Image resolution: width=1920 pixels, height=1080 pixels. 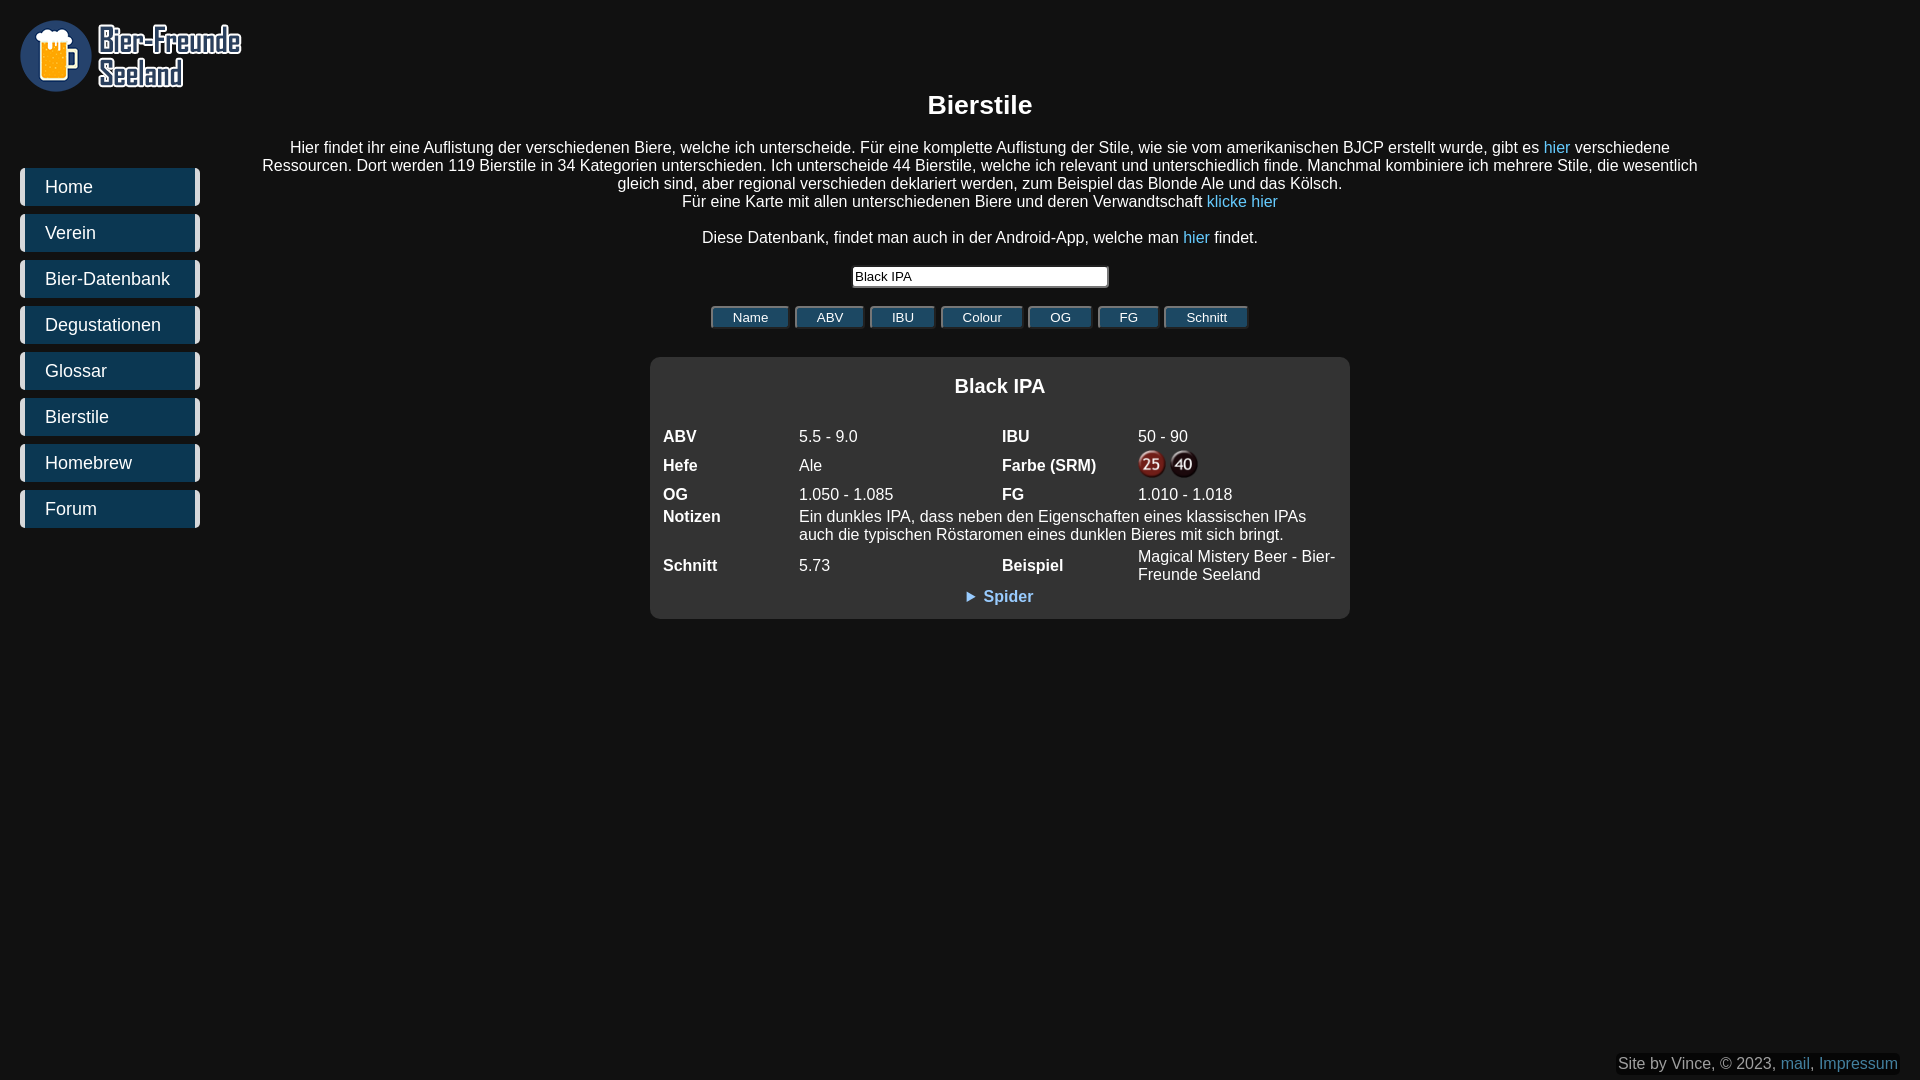 I want to click on 'OG', so click(x=1027, y=316).